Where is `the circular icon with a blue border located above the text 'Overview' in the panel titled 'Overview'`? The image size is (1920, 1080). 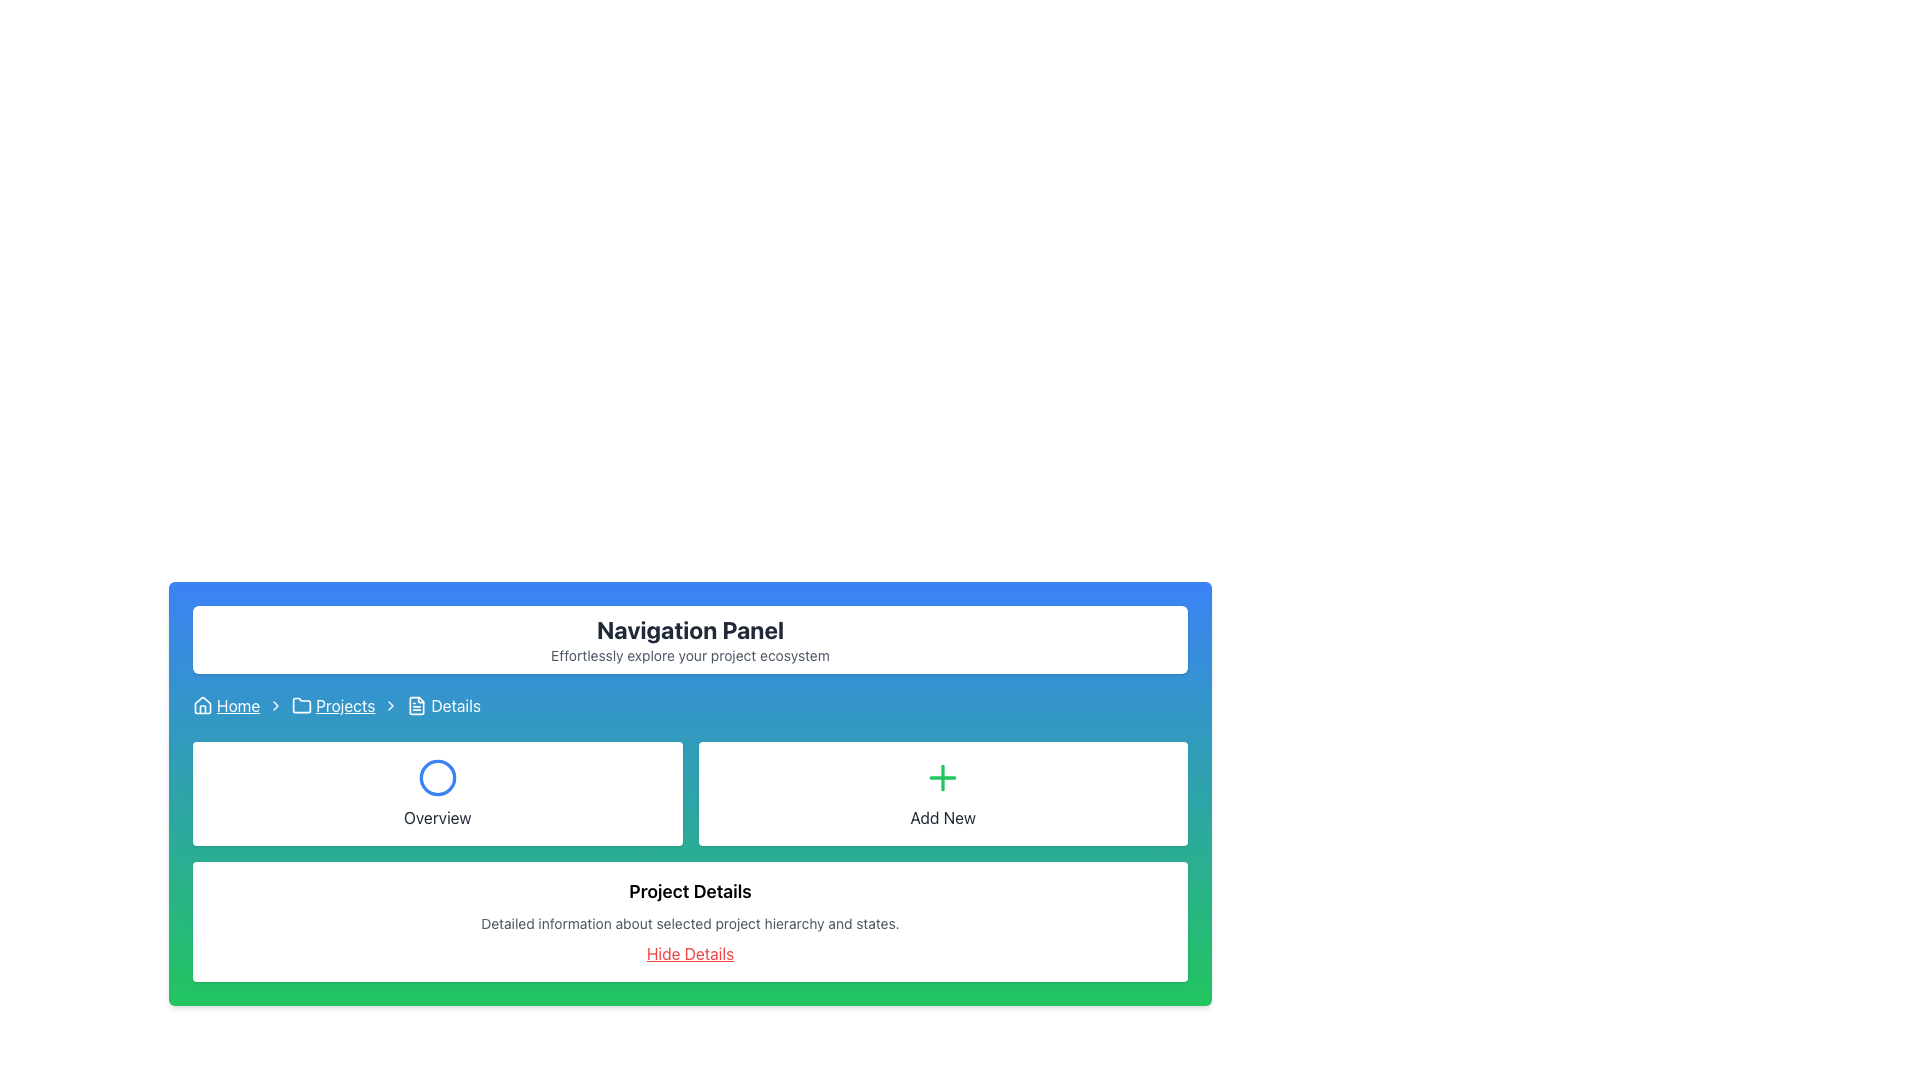 the circular icon with a blue border located above the text 'Overview' in the panel titled 'Overview' is located at coordinates (436, 777).